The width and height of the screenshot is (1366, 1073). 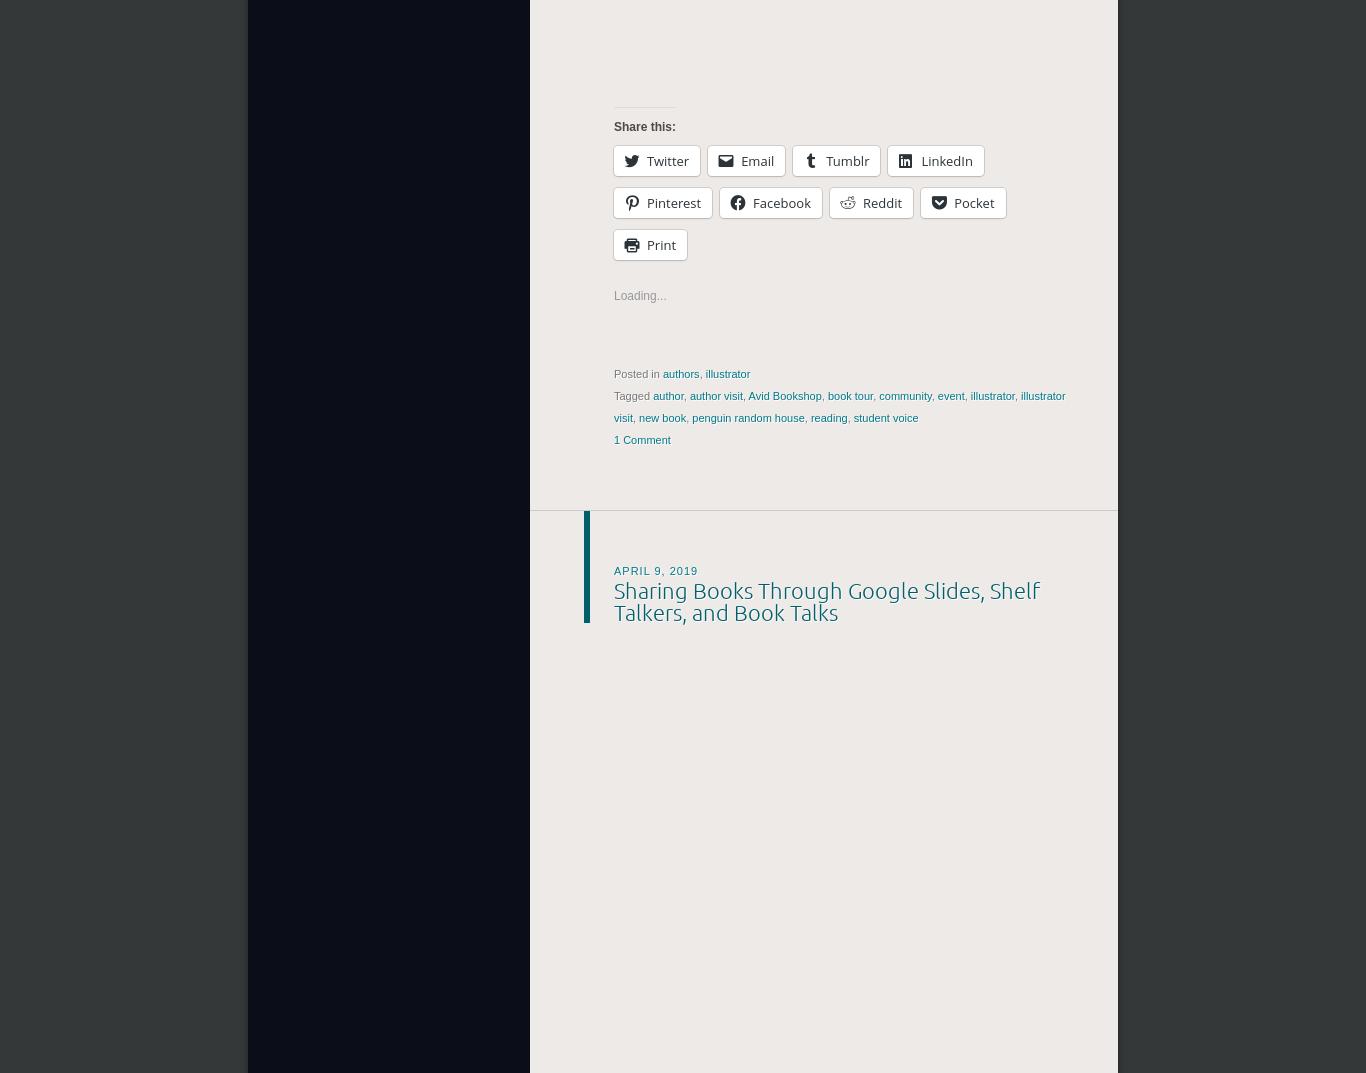 What do you see at coordinates (660, 373) in the screenshot?
I see `'authors'` at bounding box center [660, 373].